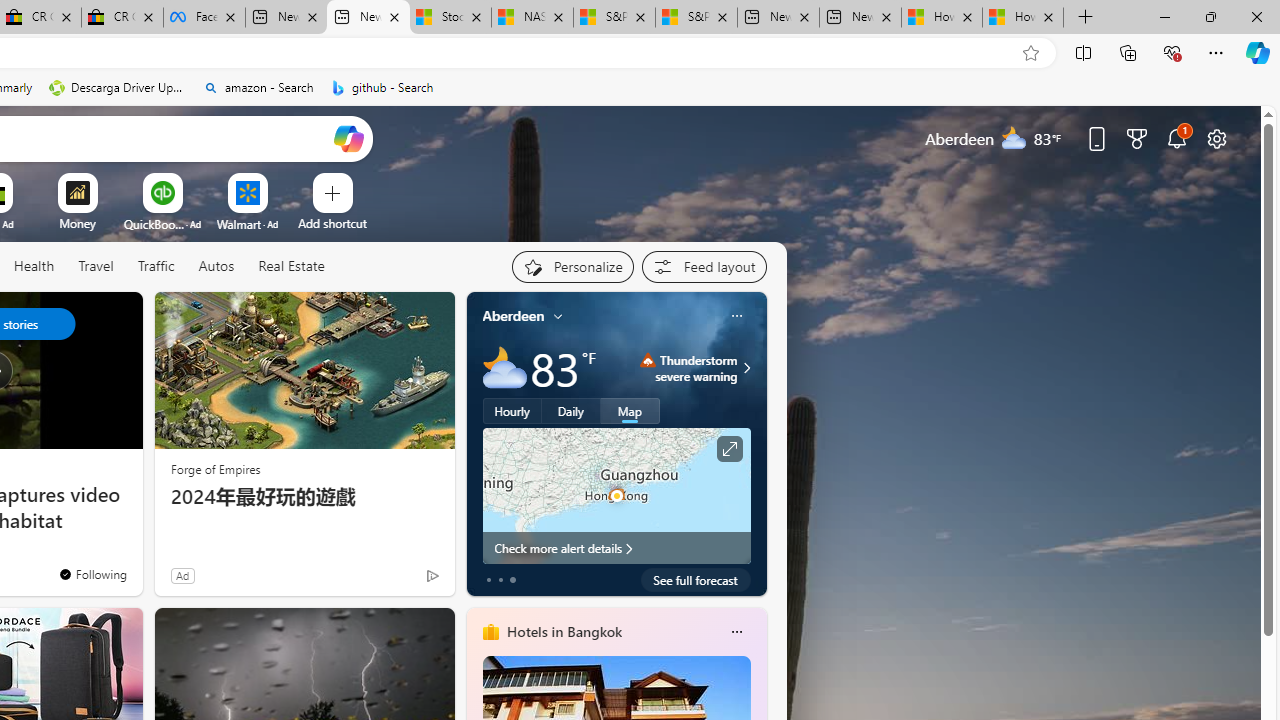 The height and width of the screenshot is (720, 1280). I want to click on 'tab-1', so click(500, 579).